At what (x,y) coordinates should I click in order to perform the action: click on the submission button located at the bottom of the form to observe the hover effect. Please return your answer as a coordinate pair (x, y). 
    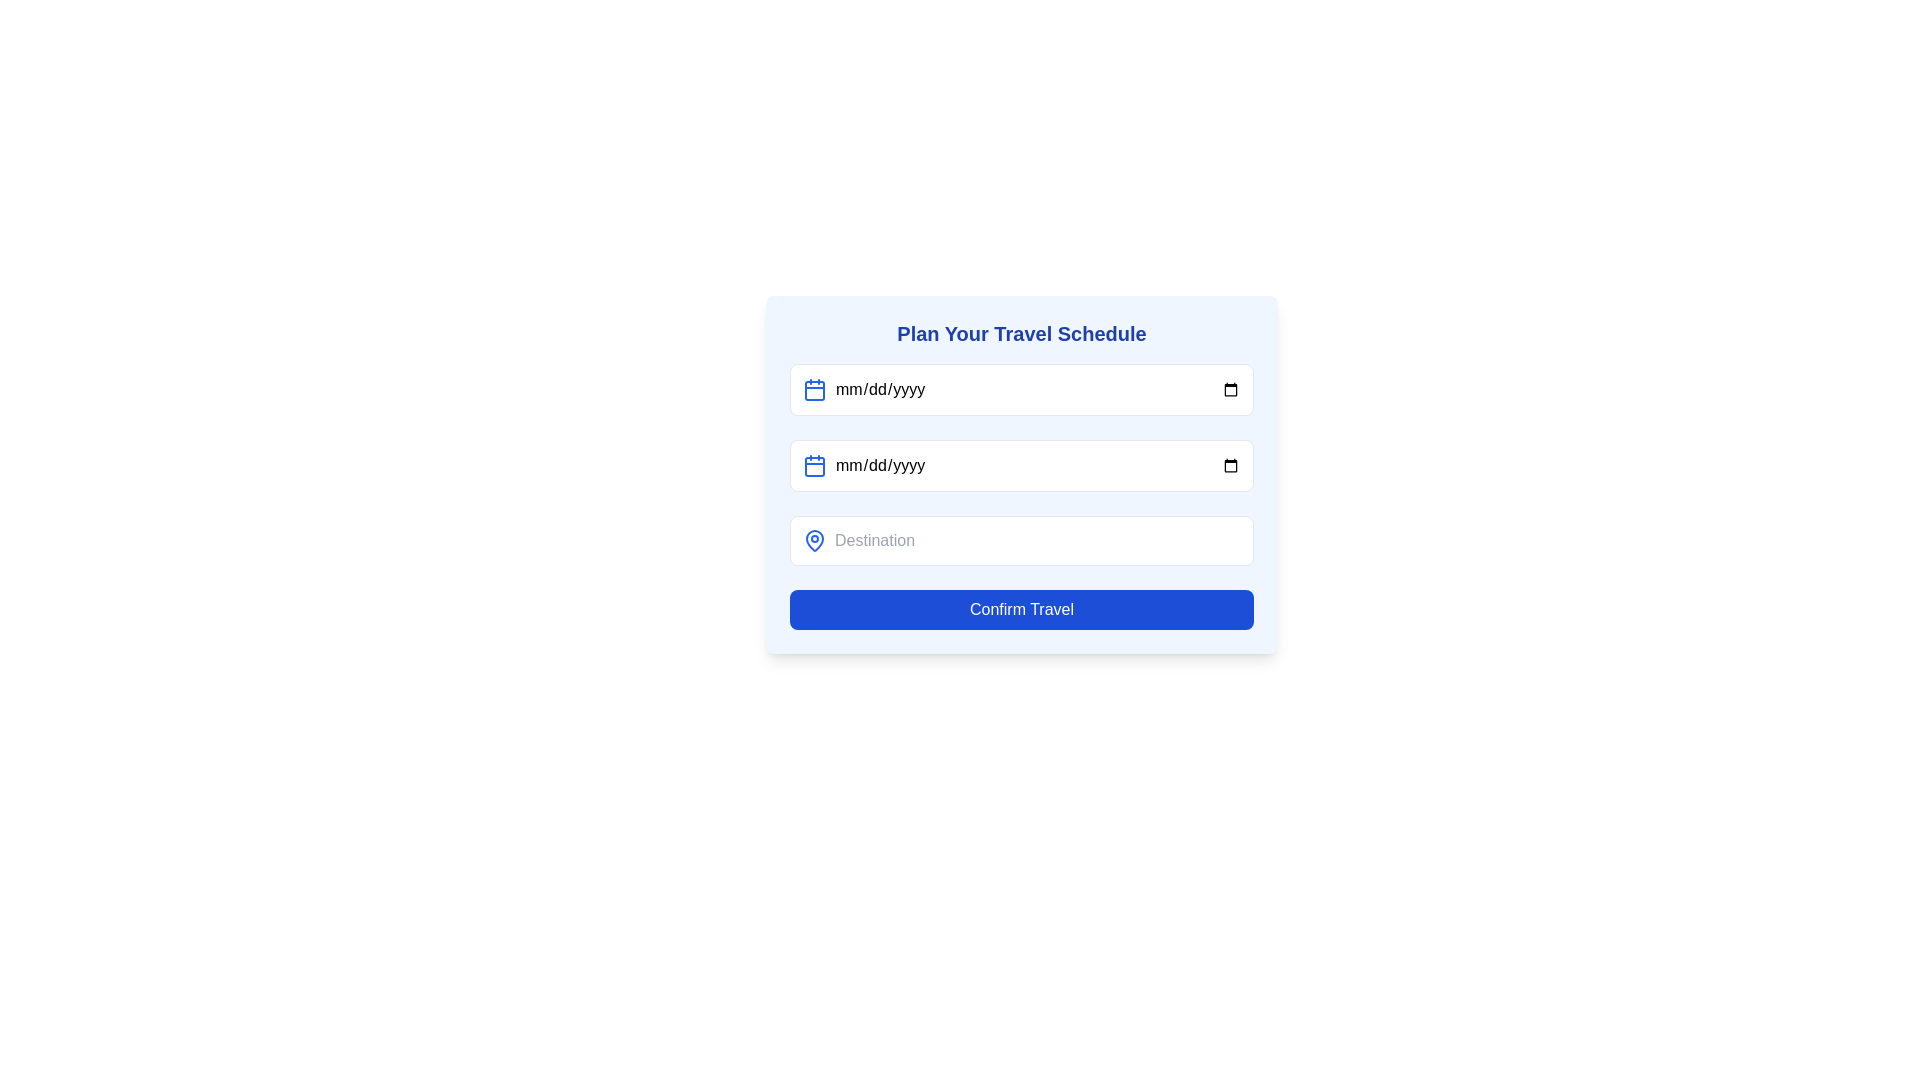
    Looking at the image, I should click on (1022, 608).